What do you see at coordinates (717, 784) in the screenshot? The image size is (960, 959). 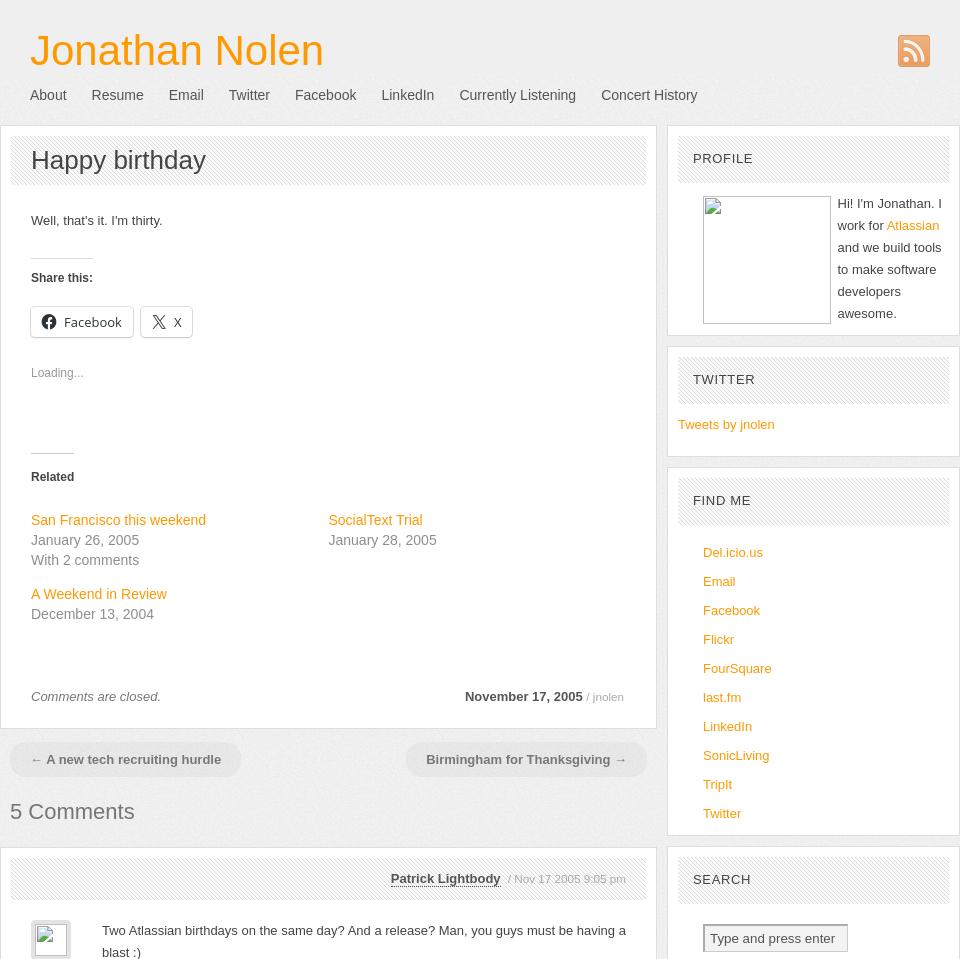 I see `'TripIt'` at bounding box center [717, 784].